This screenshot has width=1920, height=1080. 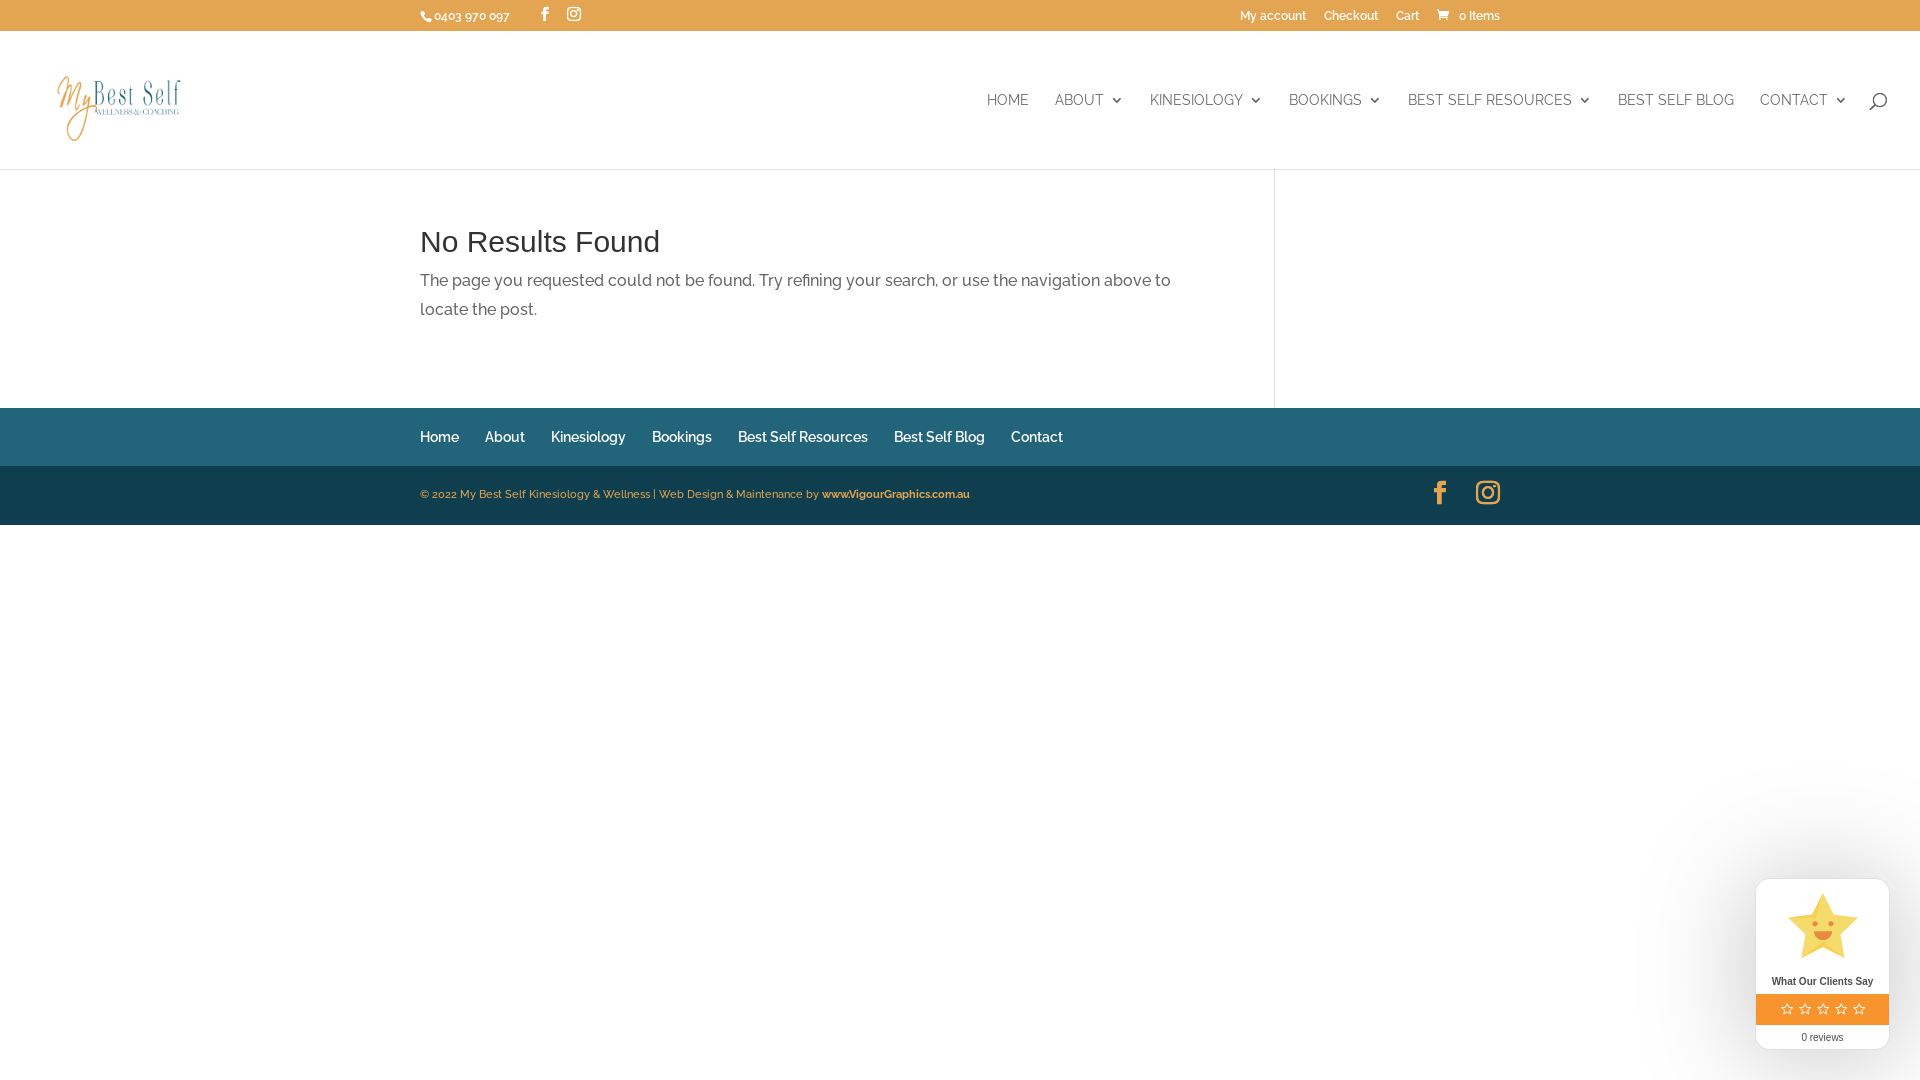 I want to click on 'Home', so click(x=438, y=435).